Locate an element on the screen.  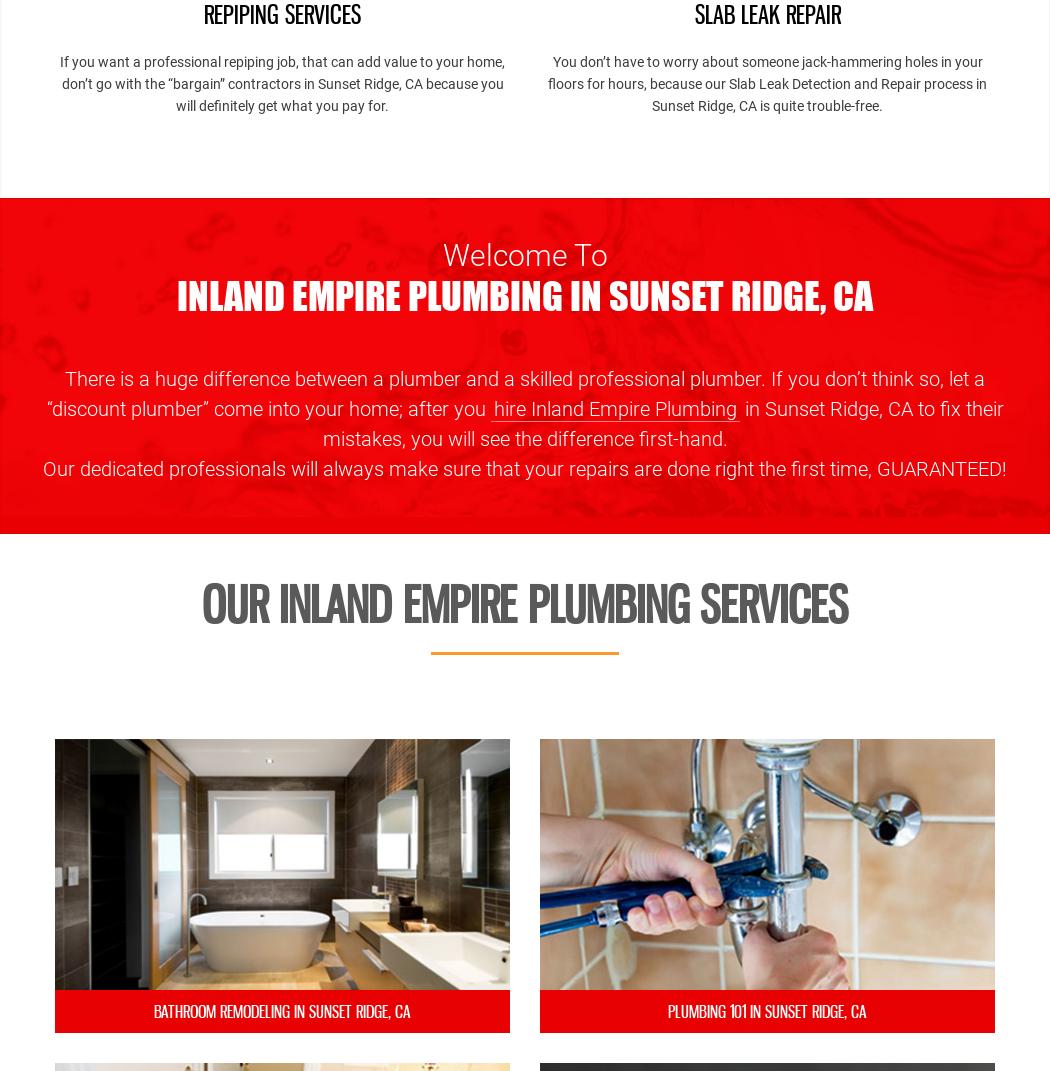
'There is a huge difference between a plumber and a skilled professional plumber. If you don’t think so, let a “discount plumber” come into your home; after you' is located at coordinates (514, 392).